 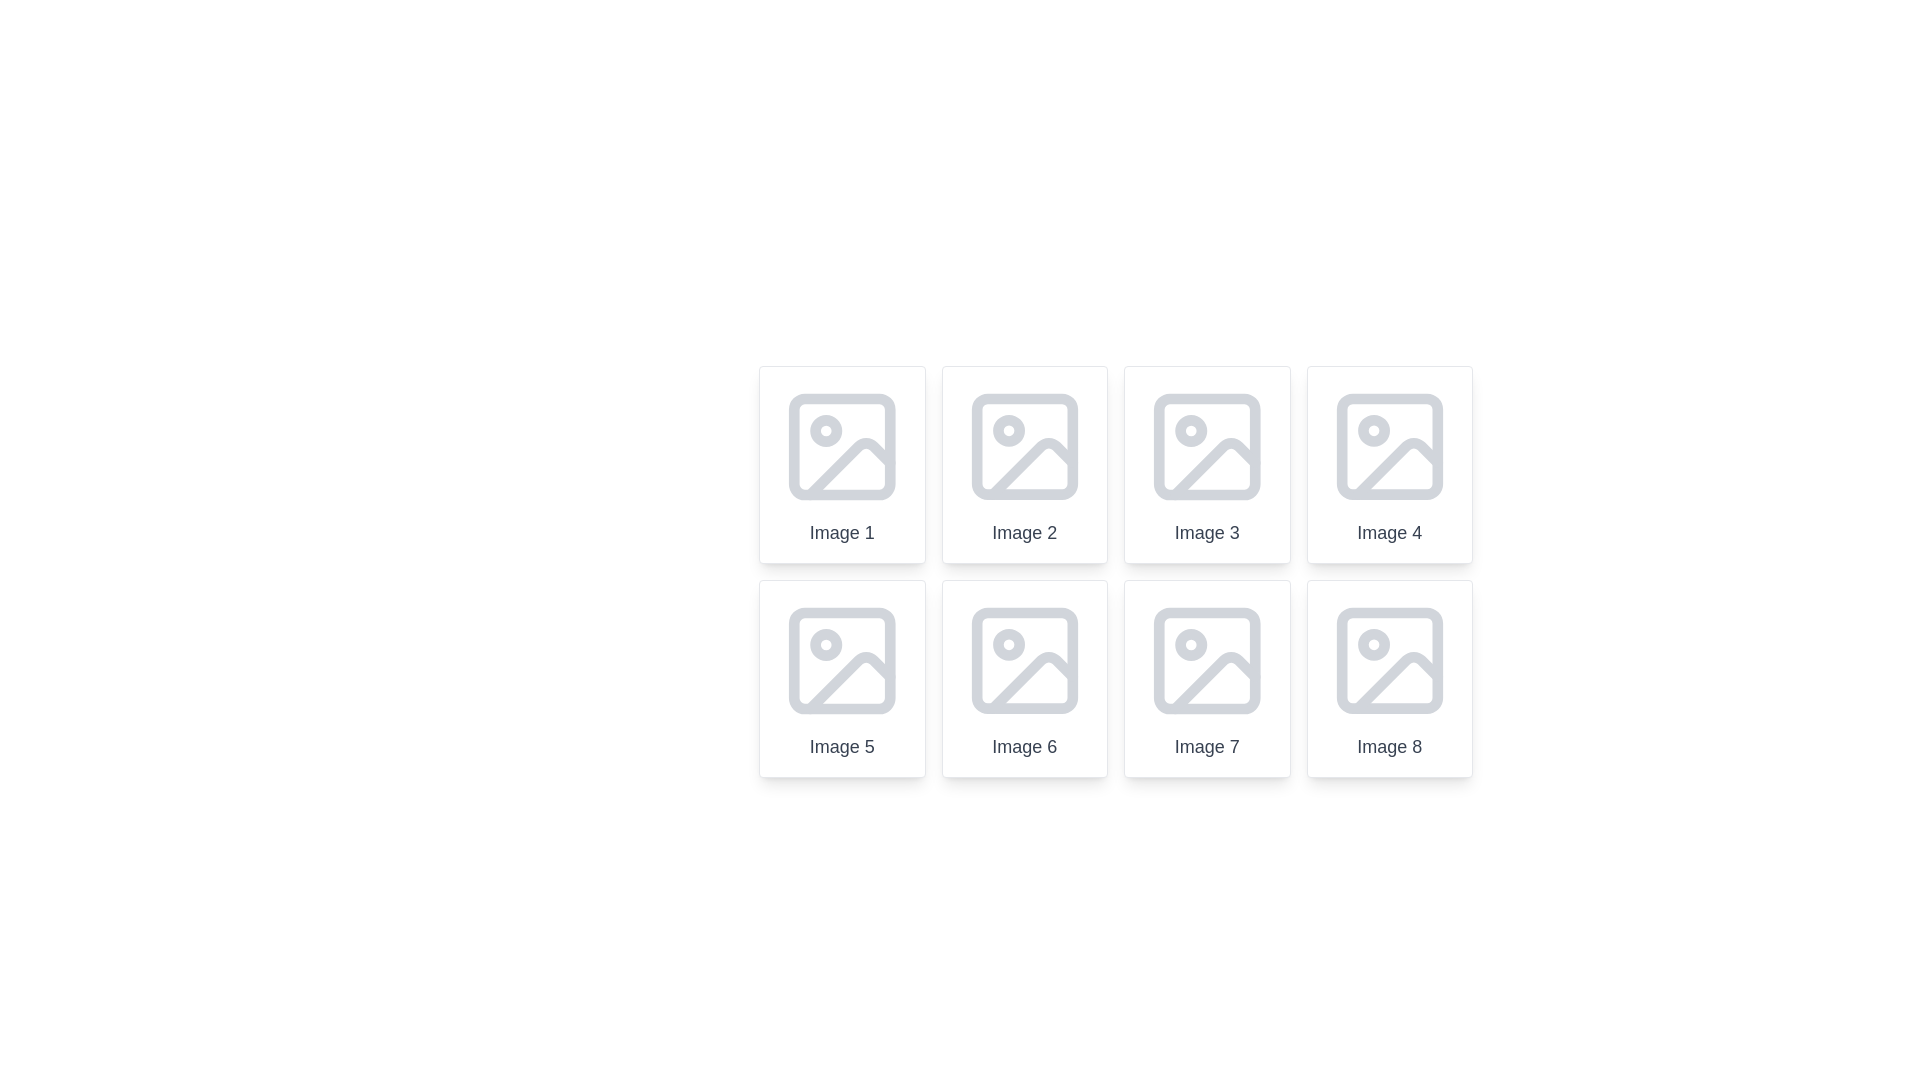 What do you see at coordinates (1024, 677) in the screenshot?
I see `the interactive card element labeled 'Image 6', which is located in the second row, second column of a grid layout` at bounding box center [1024, 677].